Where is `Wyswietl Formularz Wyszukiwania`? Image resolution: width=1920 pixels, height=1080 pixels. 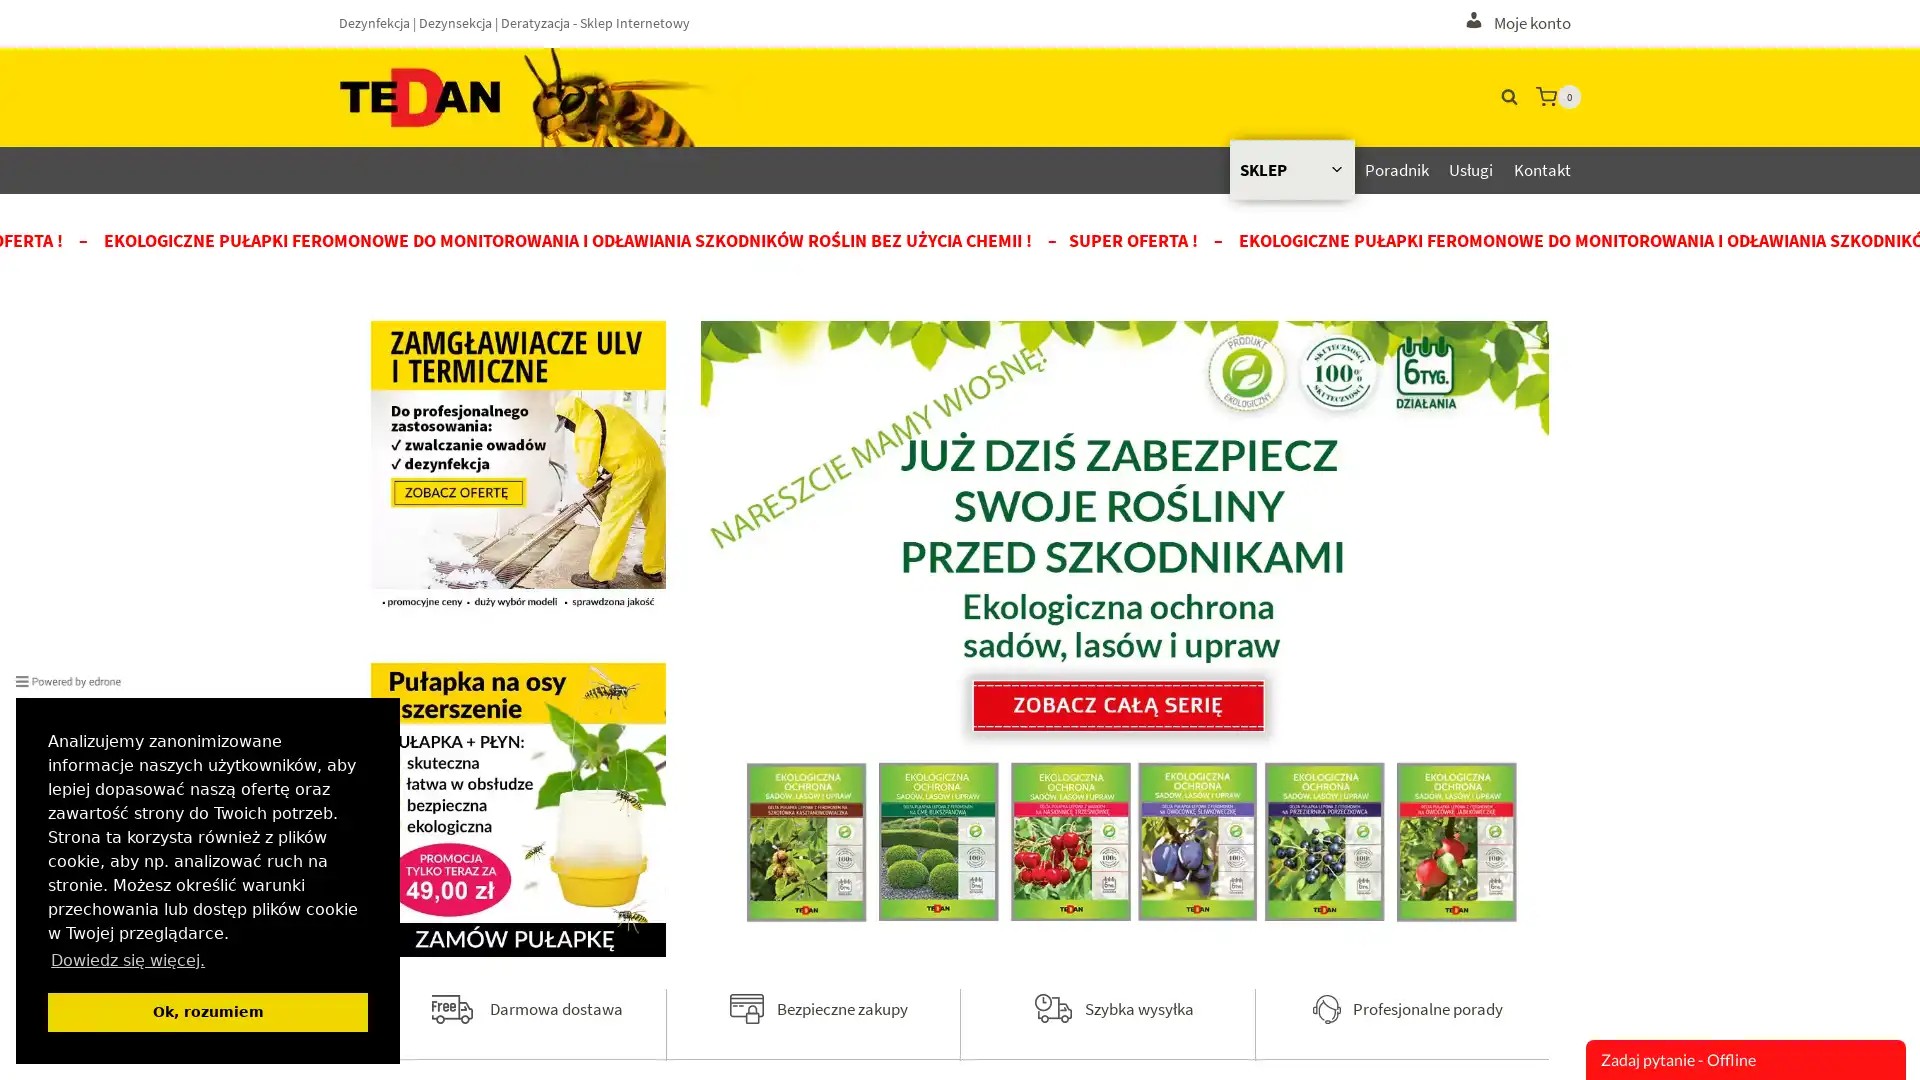
Wyswietl Formularz Wyszukiwania is located at coordinates (1508, 96).